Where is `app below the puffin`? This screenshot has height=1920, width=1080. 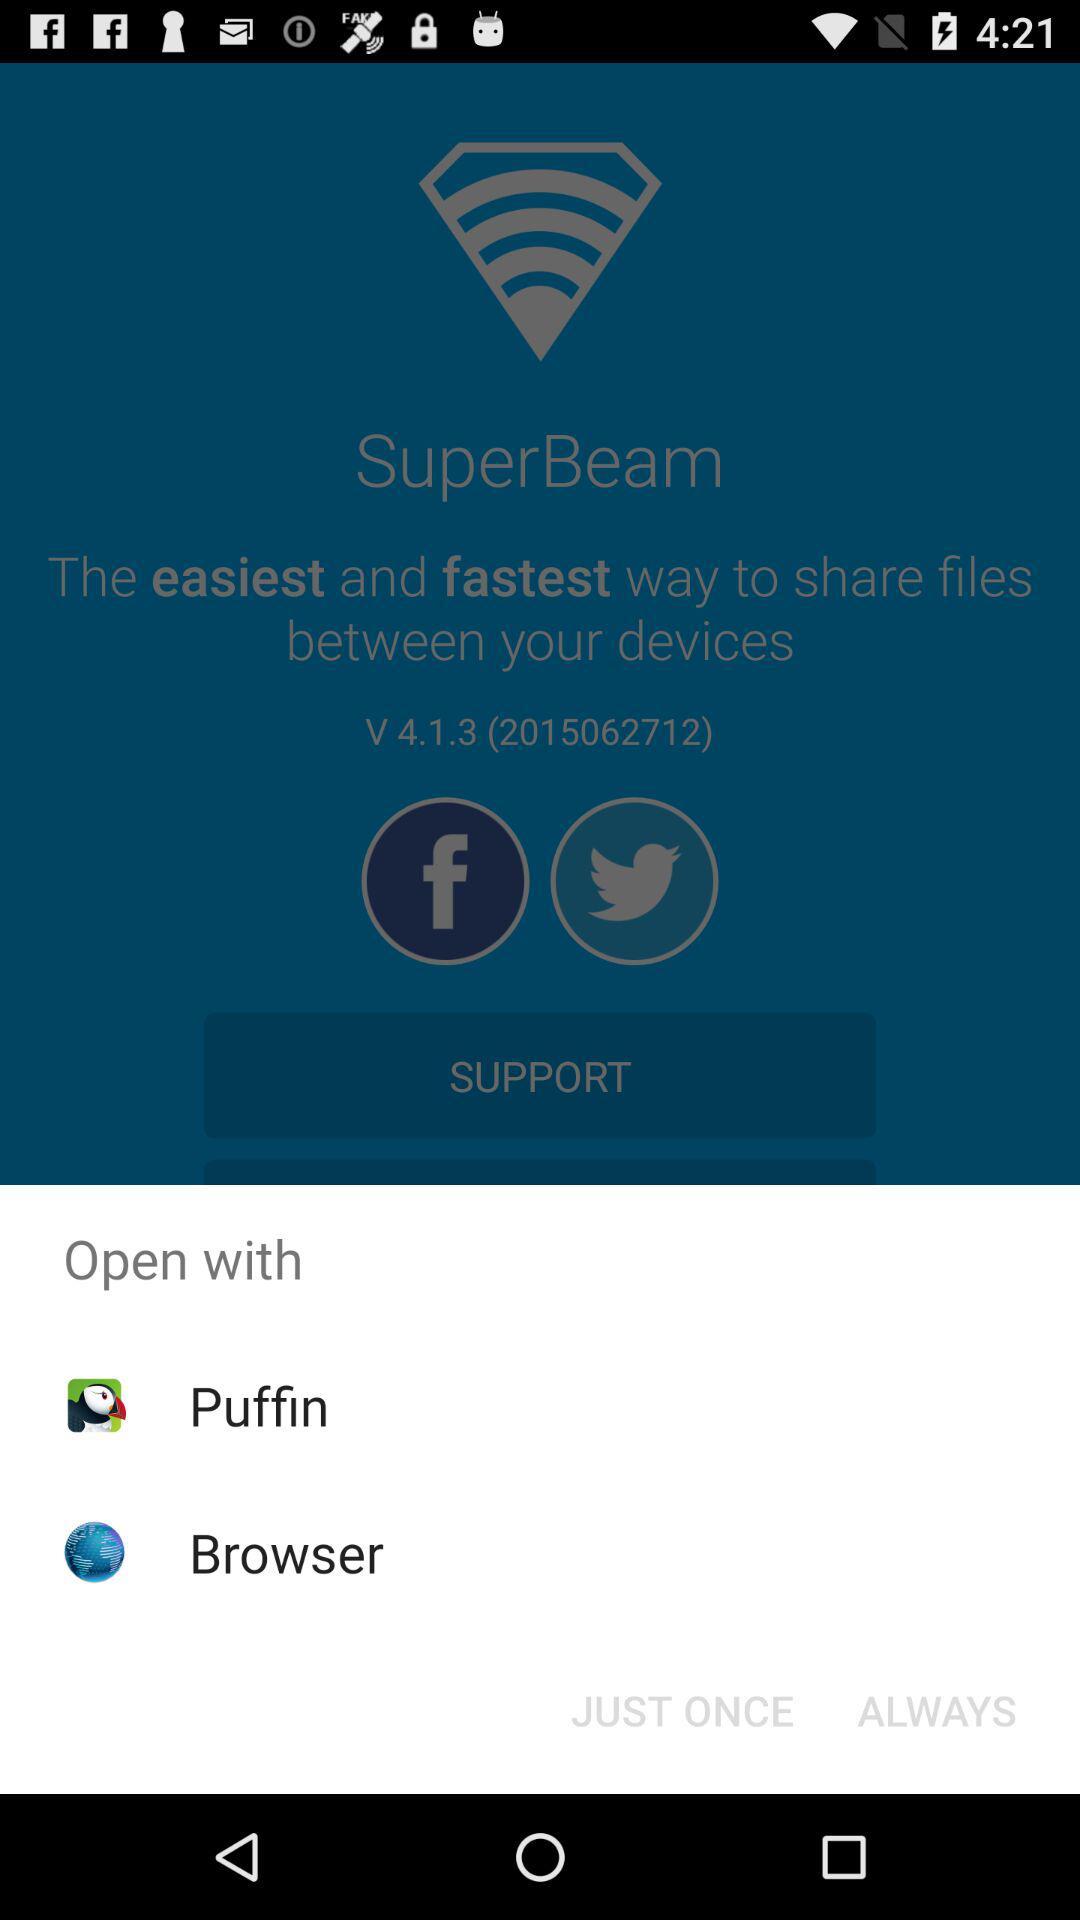 app below the puffin is located at coordinates (286, 1551).